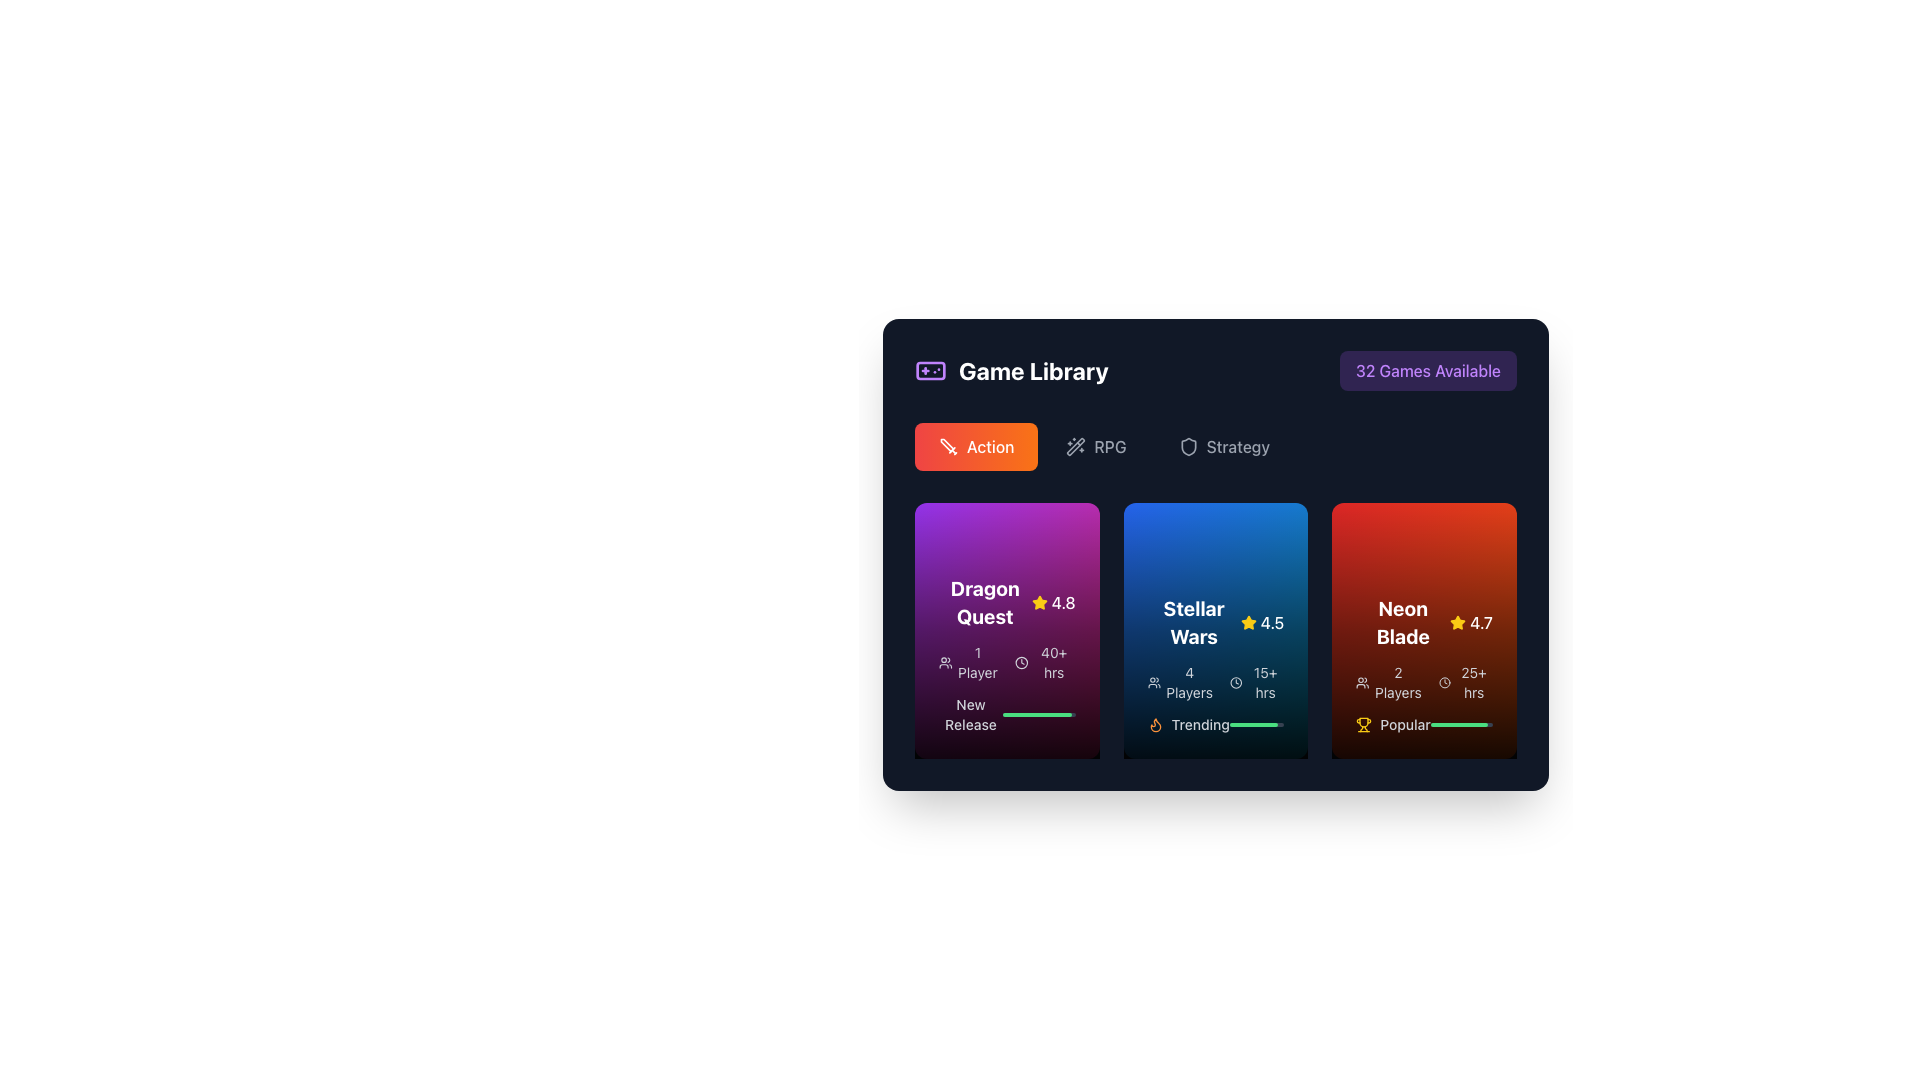 Image resolution: width=1920 pixels, height=1080 pixels. Describe the element at coordinates (930, 370) in the screenshot. I see `the purple Background Rectangle that serves as the main body of the game controller icon, which has rounded corners and no visible text or icon` at that location.